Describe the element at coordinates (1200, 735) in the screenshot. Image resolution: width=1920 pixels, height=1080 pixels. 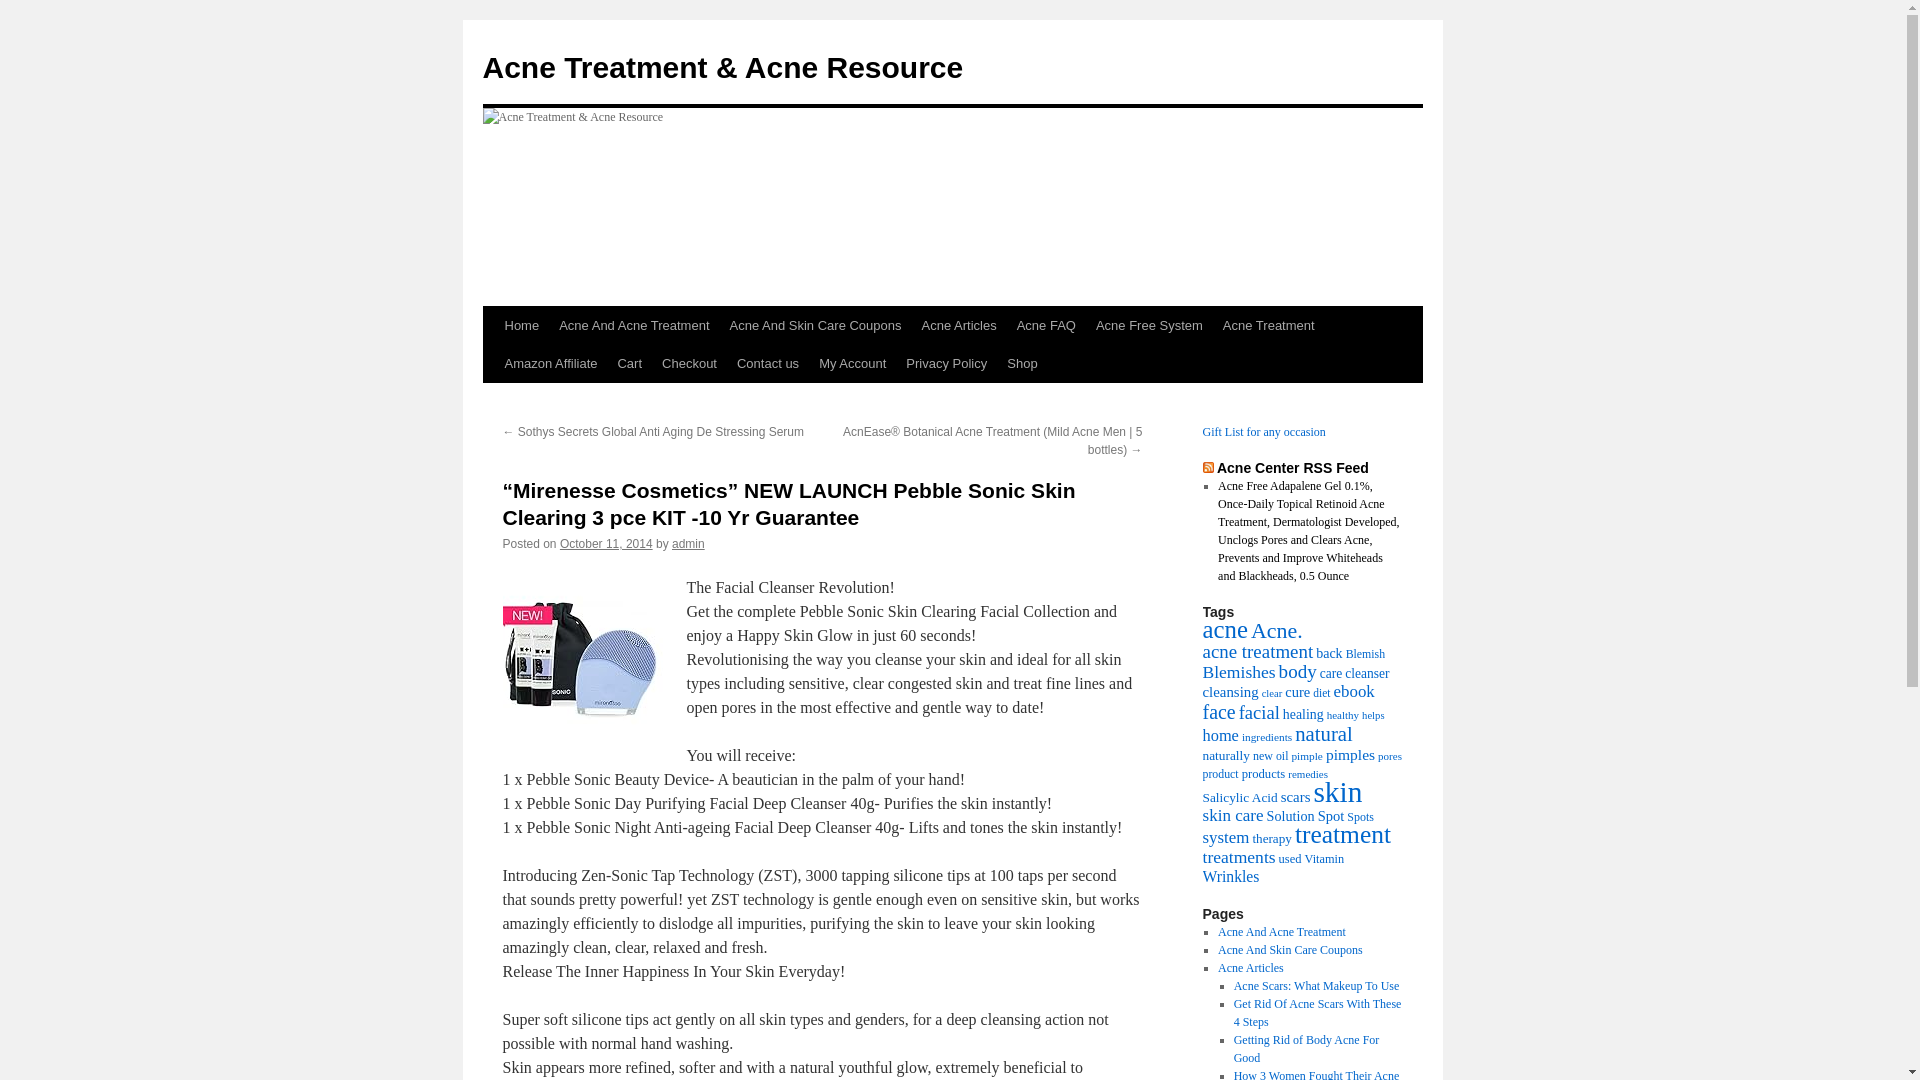
I see `'home'` at that location.